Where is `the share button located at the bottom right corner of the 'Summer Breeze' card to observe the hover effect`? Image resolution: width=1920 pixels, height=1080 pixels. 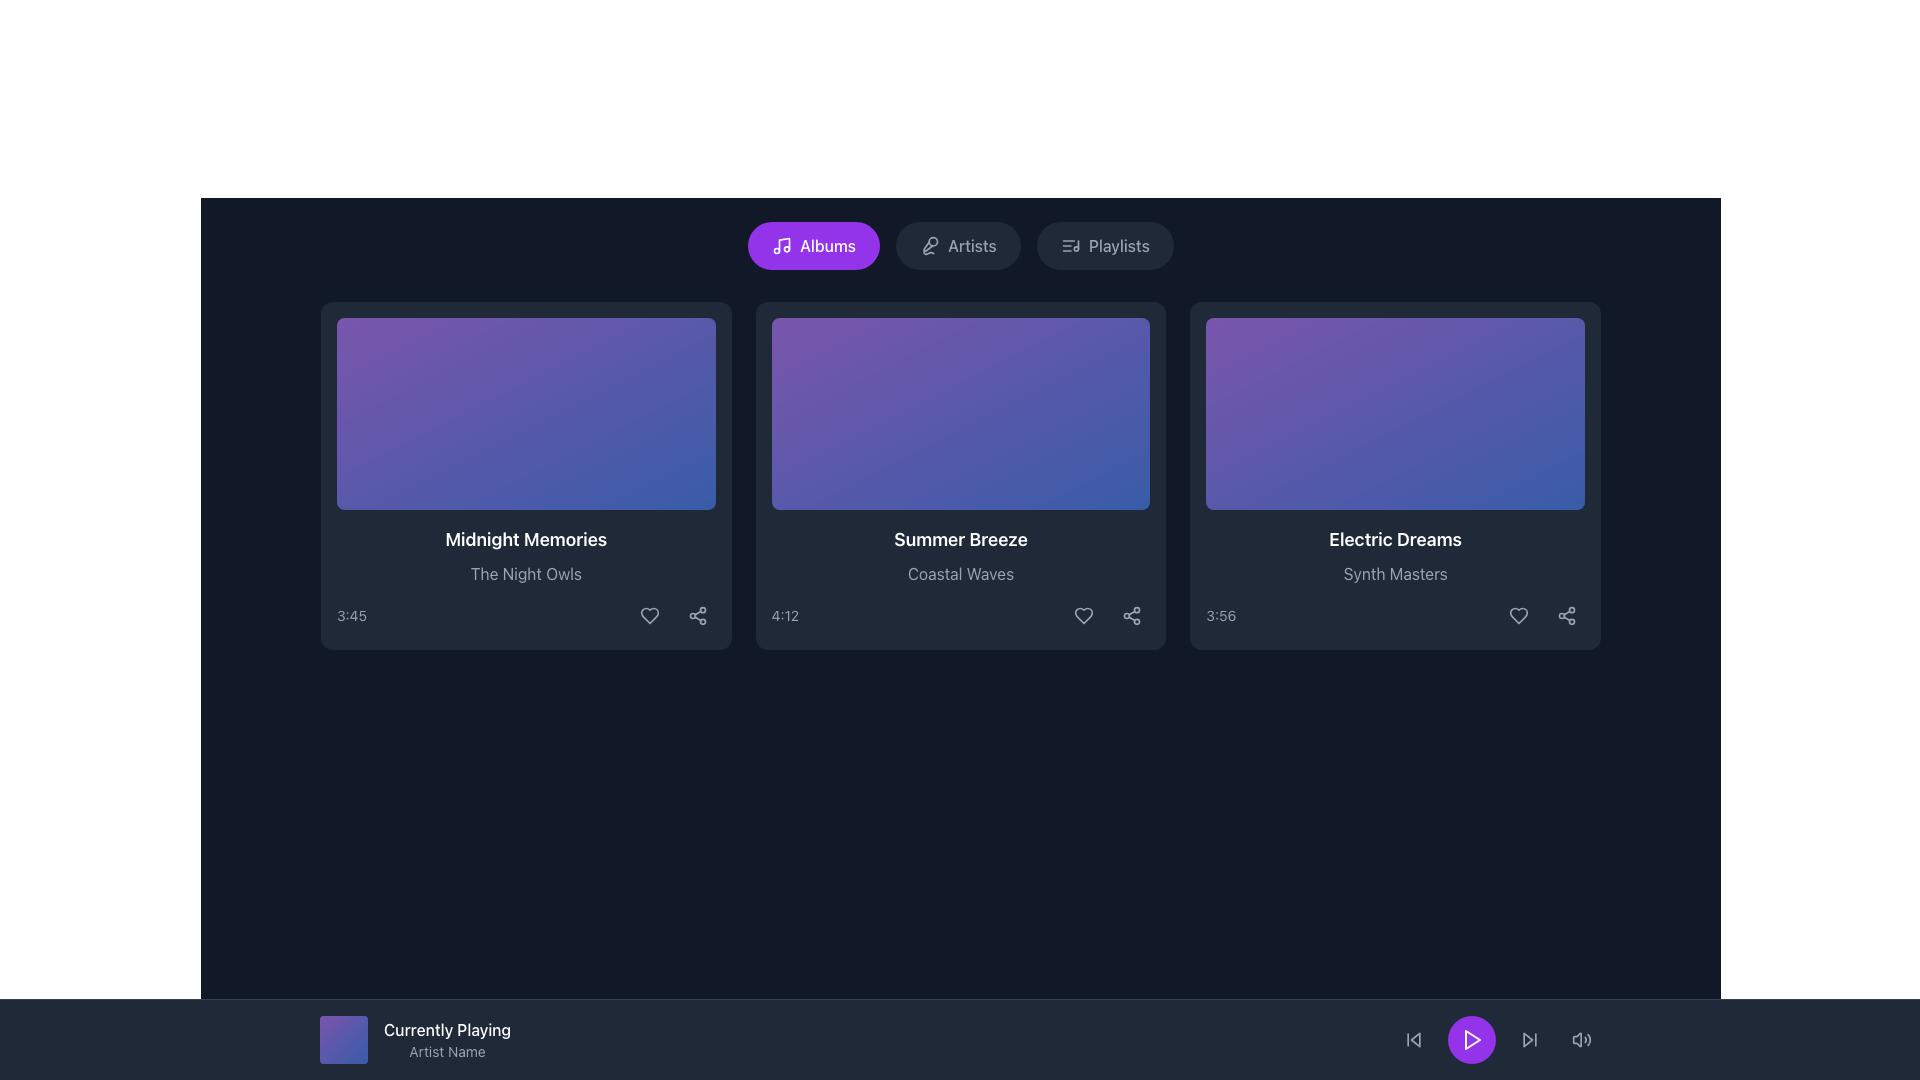
the share button located at the bottom right corner of the 'Summer Breeze' card to observe the hover effect is located at coordinates (1132, 615).